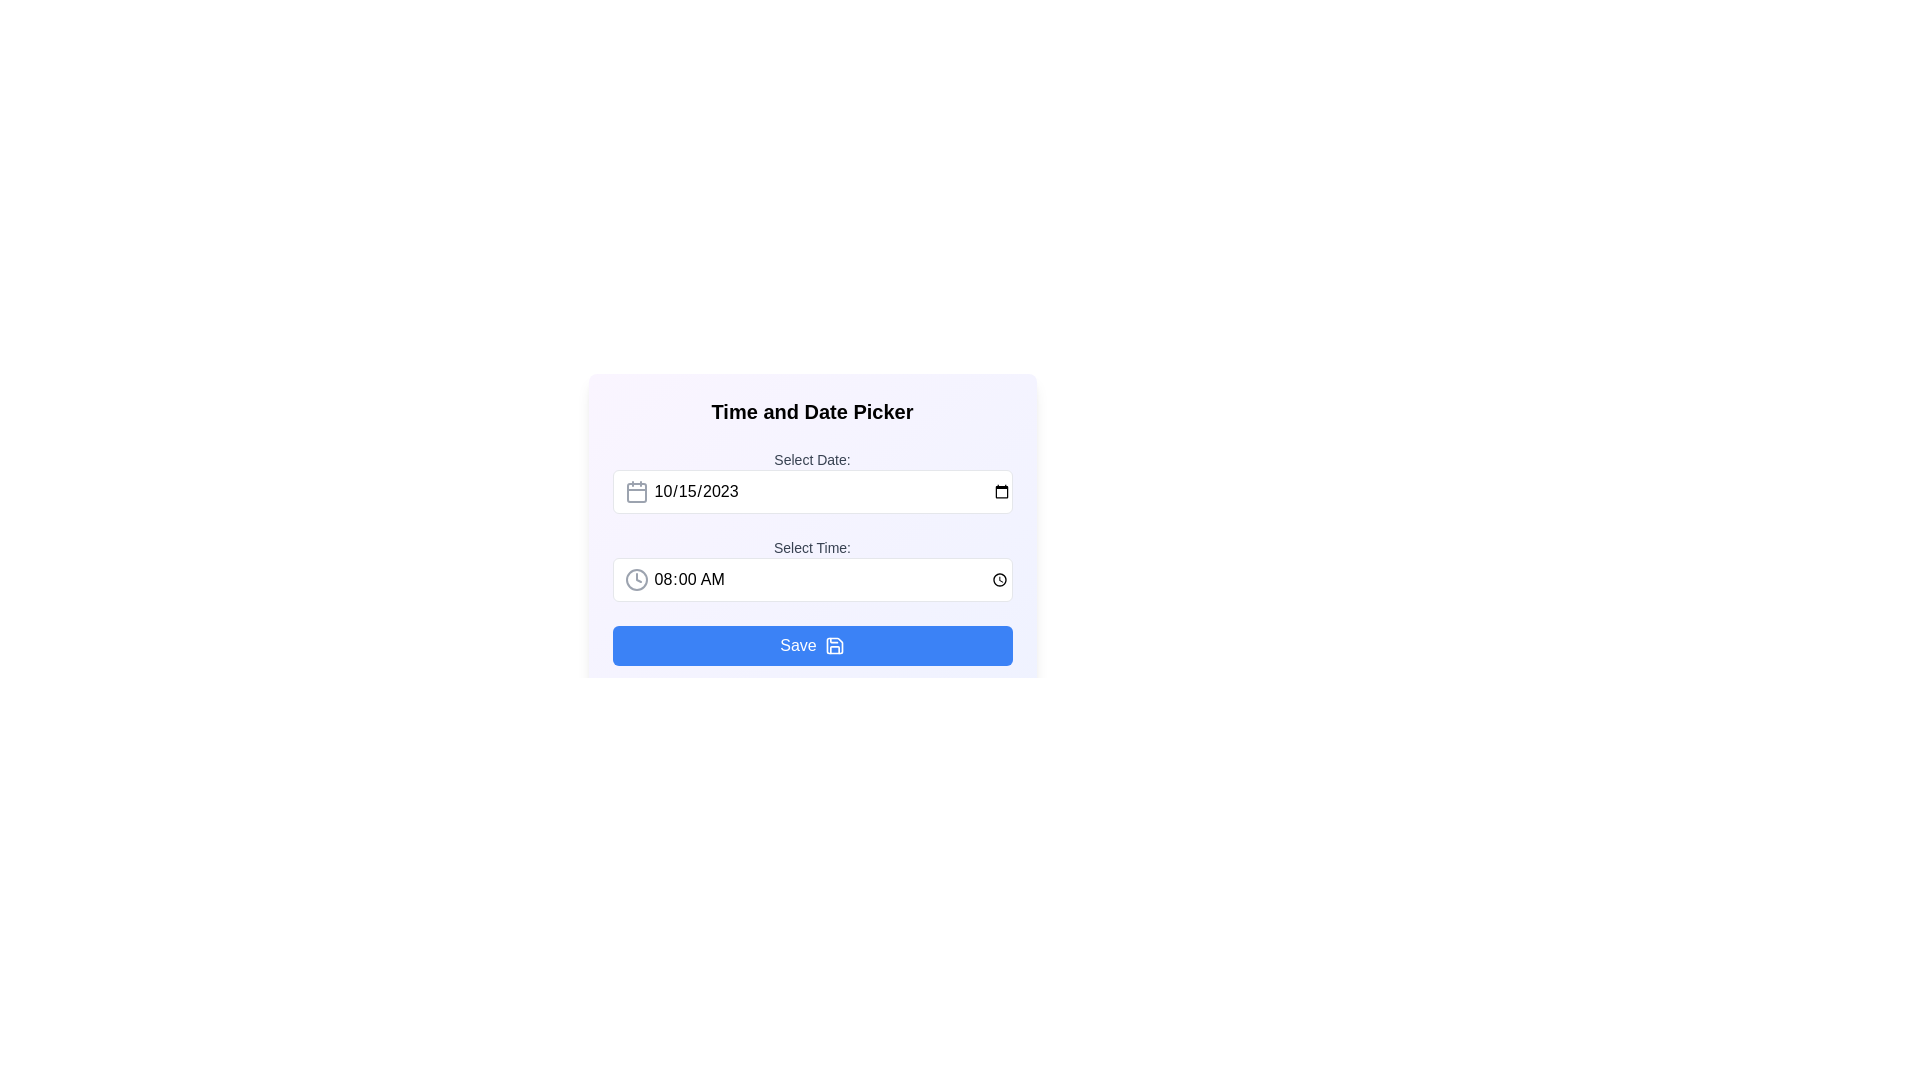 This screenshot has width=1920, height=1080. What do you see at coordinates (834, 645) in the screenshot?
I see `the 'Save' icon located at the center of the 'Save' button in the modal dialog` at bounding box center [834, 645].